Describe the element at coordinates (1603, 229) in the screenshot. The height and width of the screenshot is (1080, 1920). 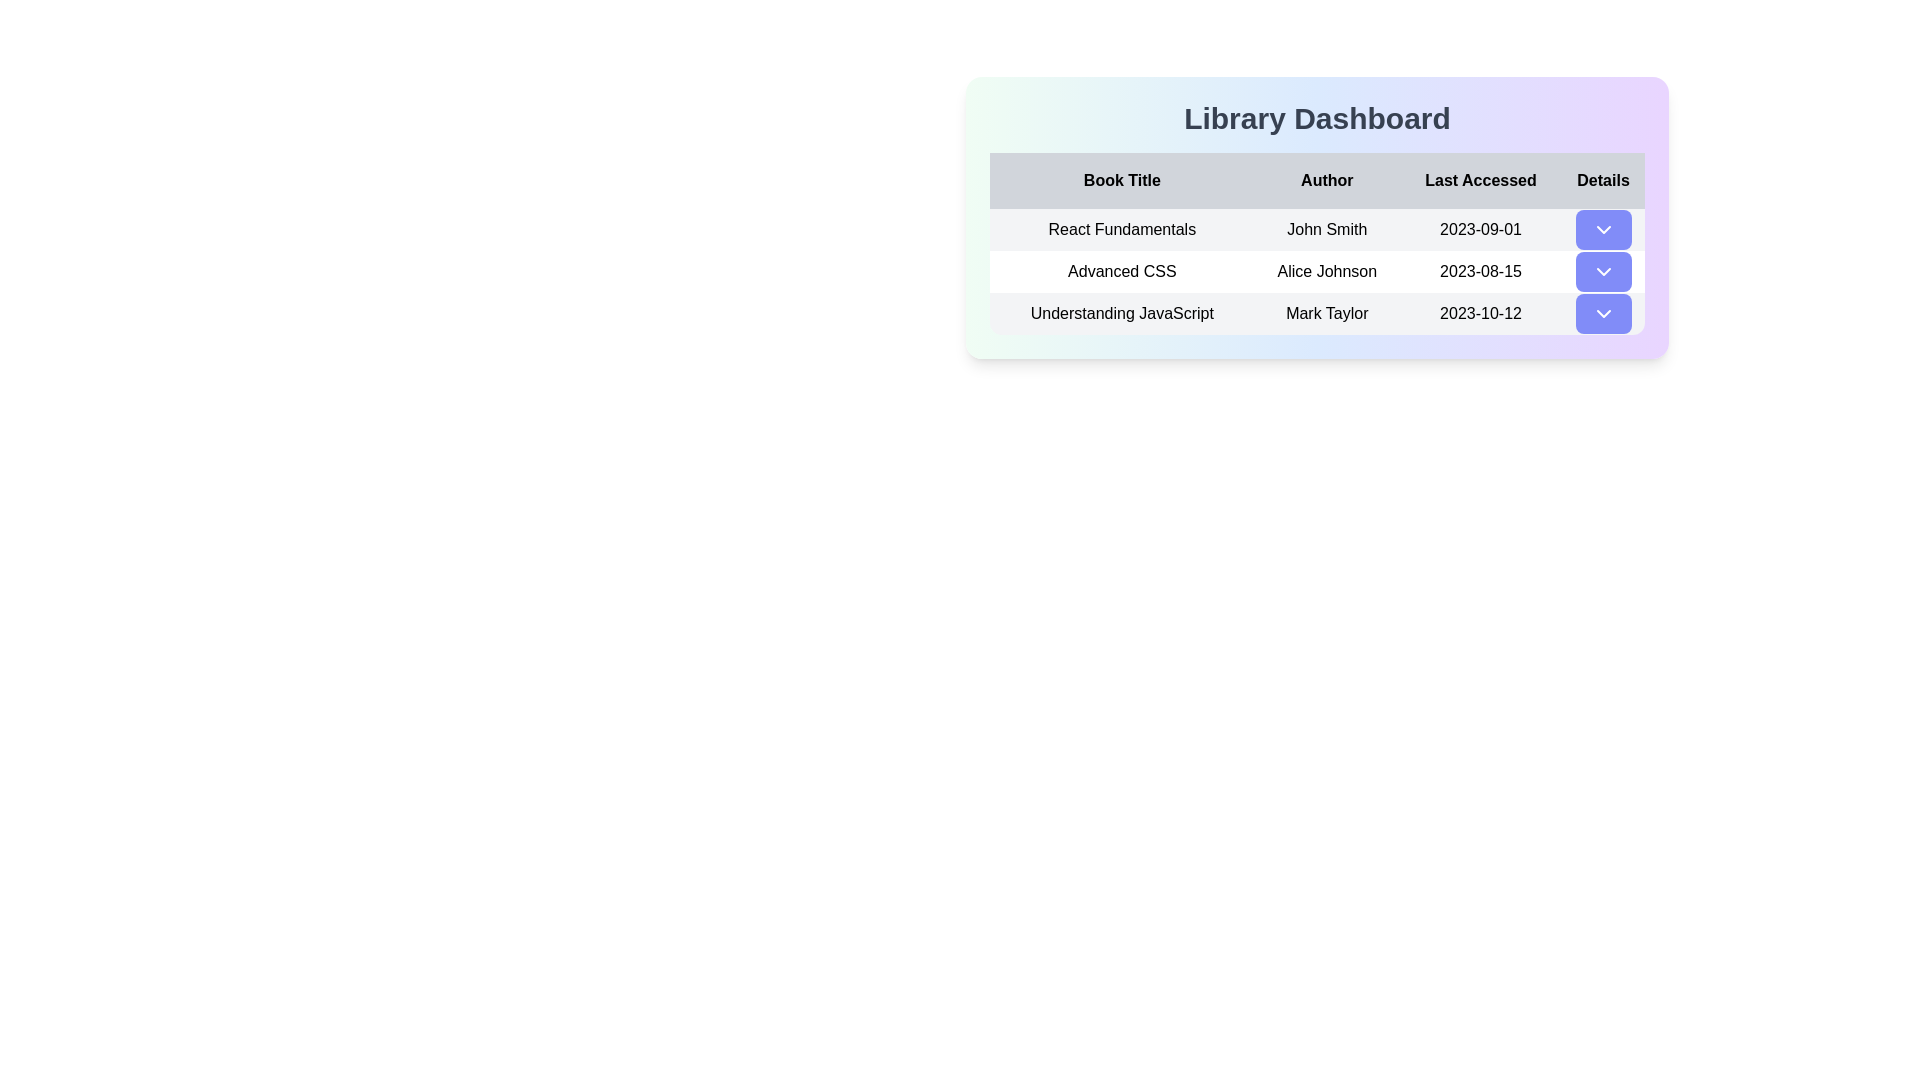
I see `the purple rounded button with a downward arrow icon in the 'Details' column of the first row in the library dashboard table` at that location.